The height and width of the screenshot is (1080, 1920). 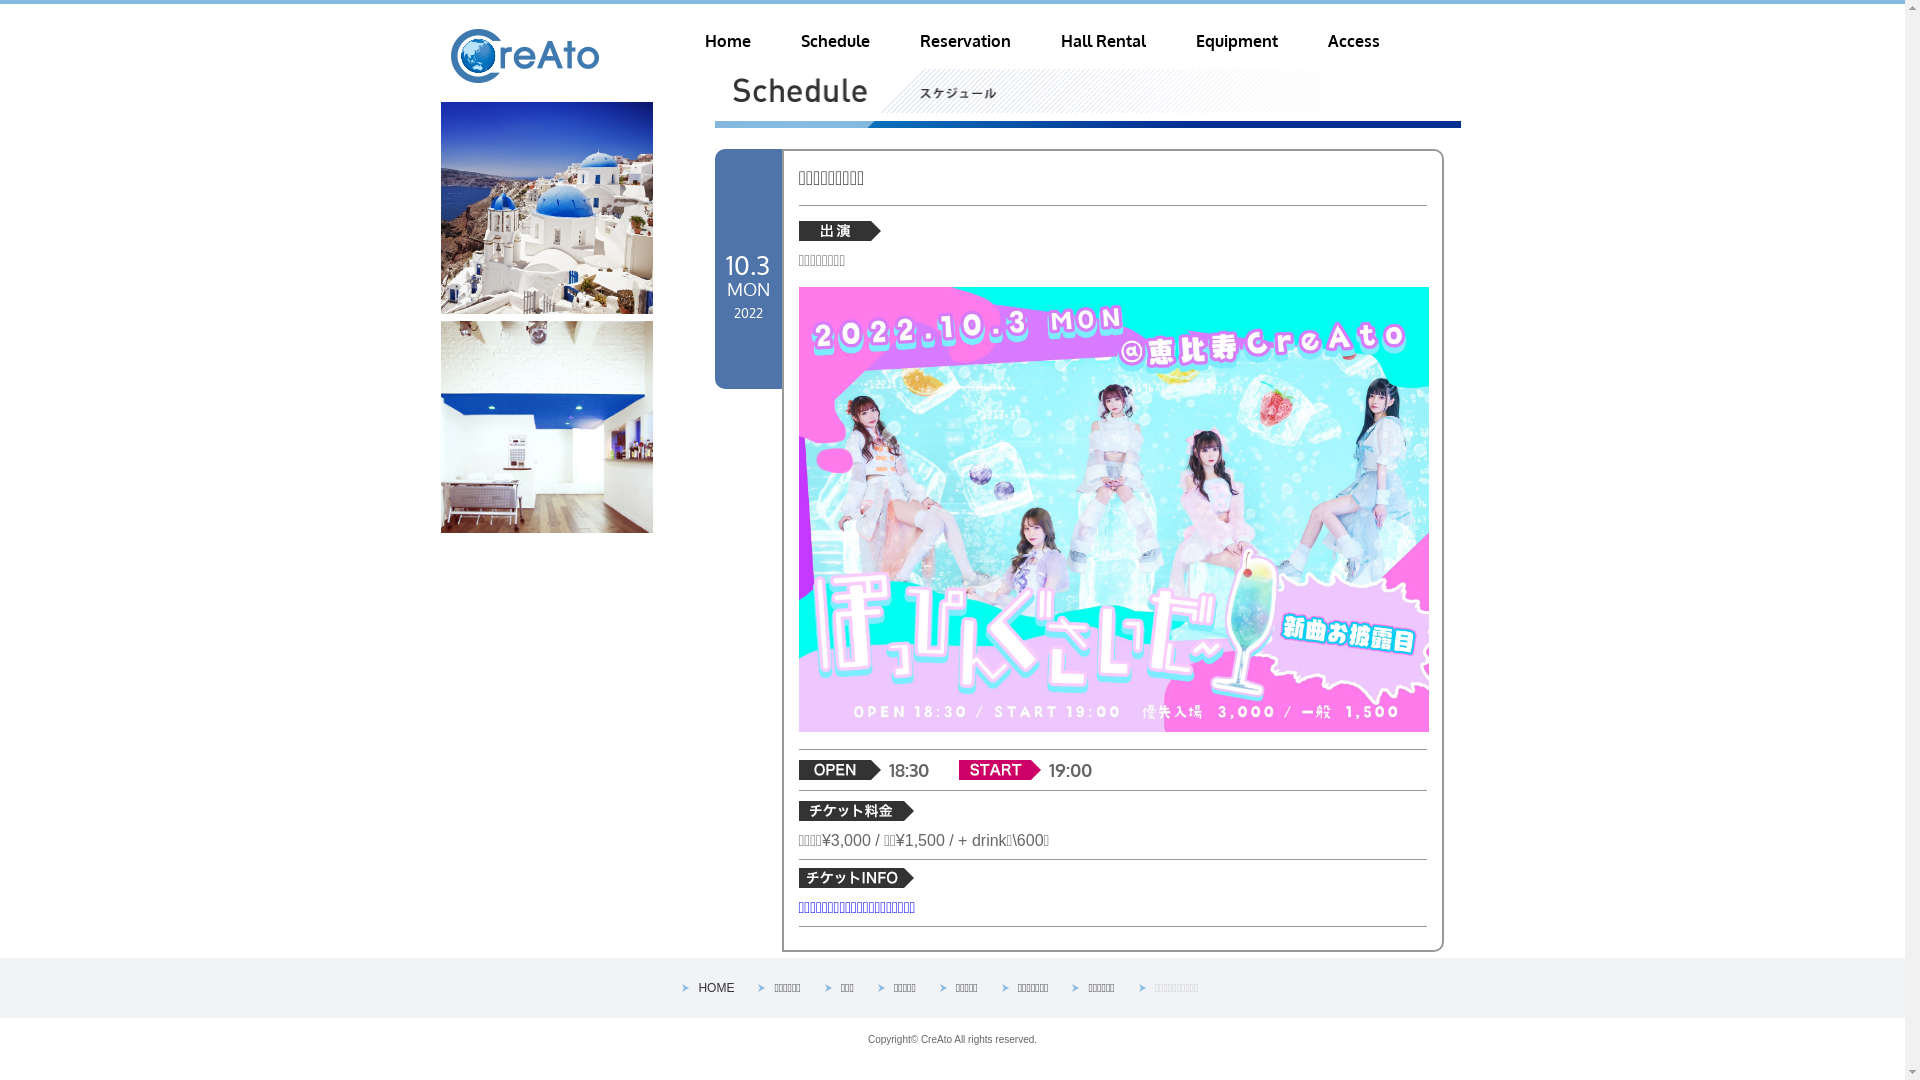 What do you see at coordinates (1101, 41) in the screenshot?
I see `'Hall Rental'` at bounding box center [1101, 41].